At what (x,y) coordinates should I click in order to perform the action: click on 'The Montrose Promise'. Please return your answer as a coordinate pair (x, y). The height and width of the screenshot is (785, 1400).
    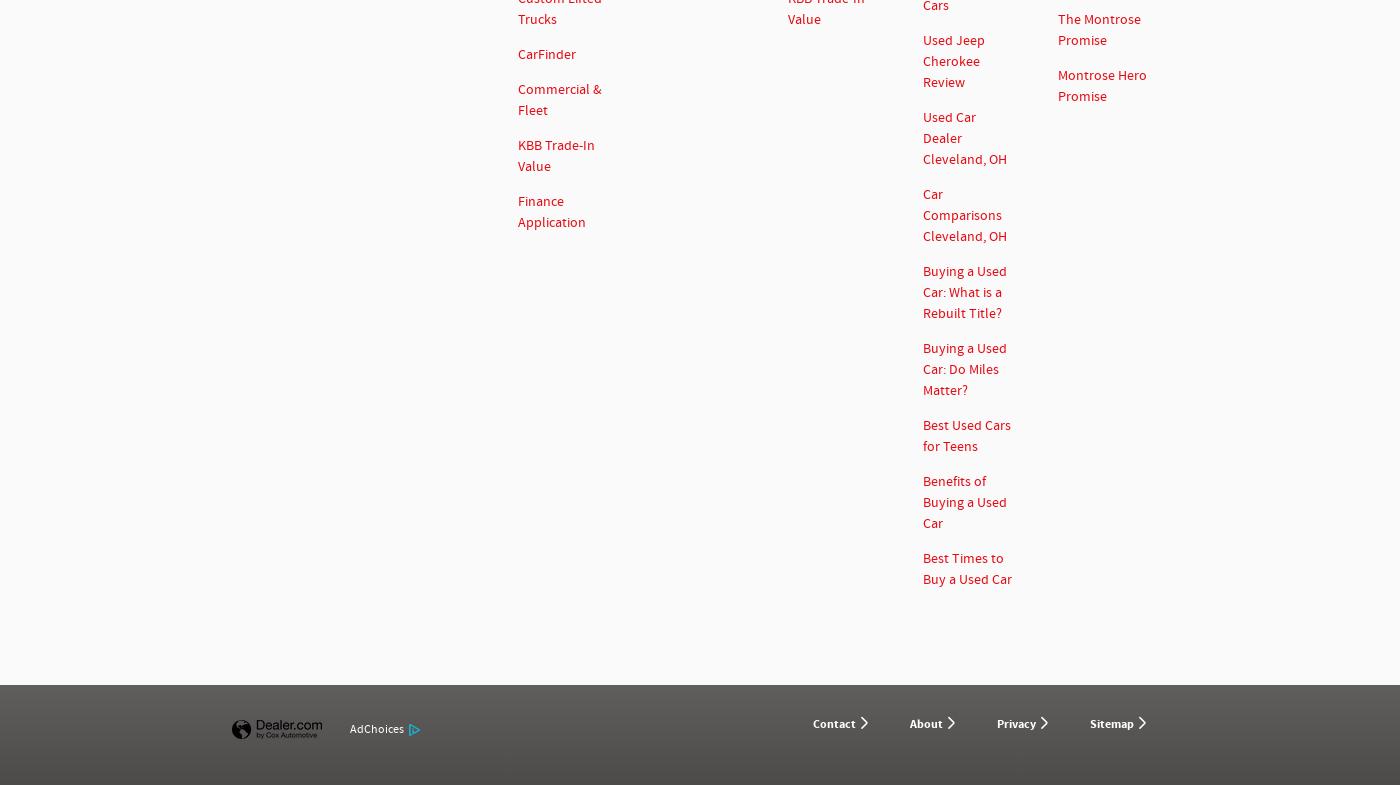
    Looking at the image, I should click on (1057, 29).